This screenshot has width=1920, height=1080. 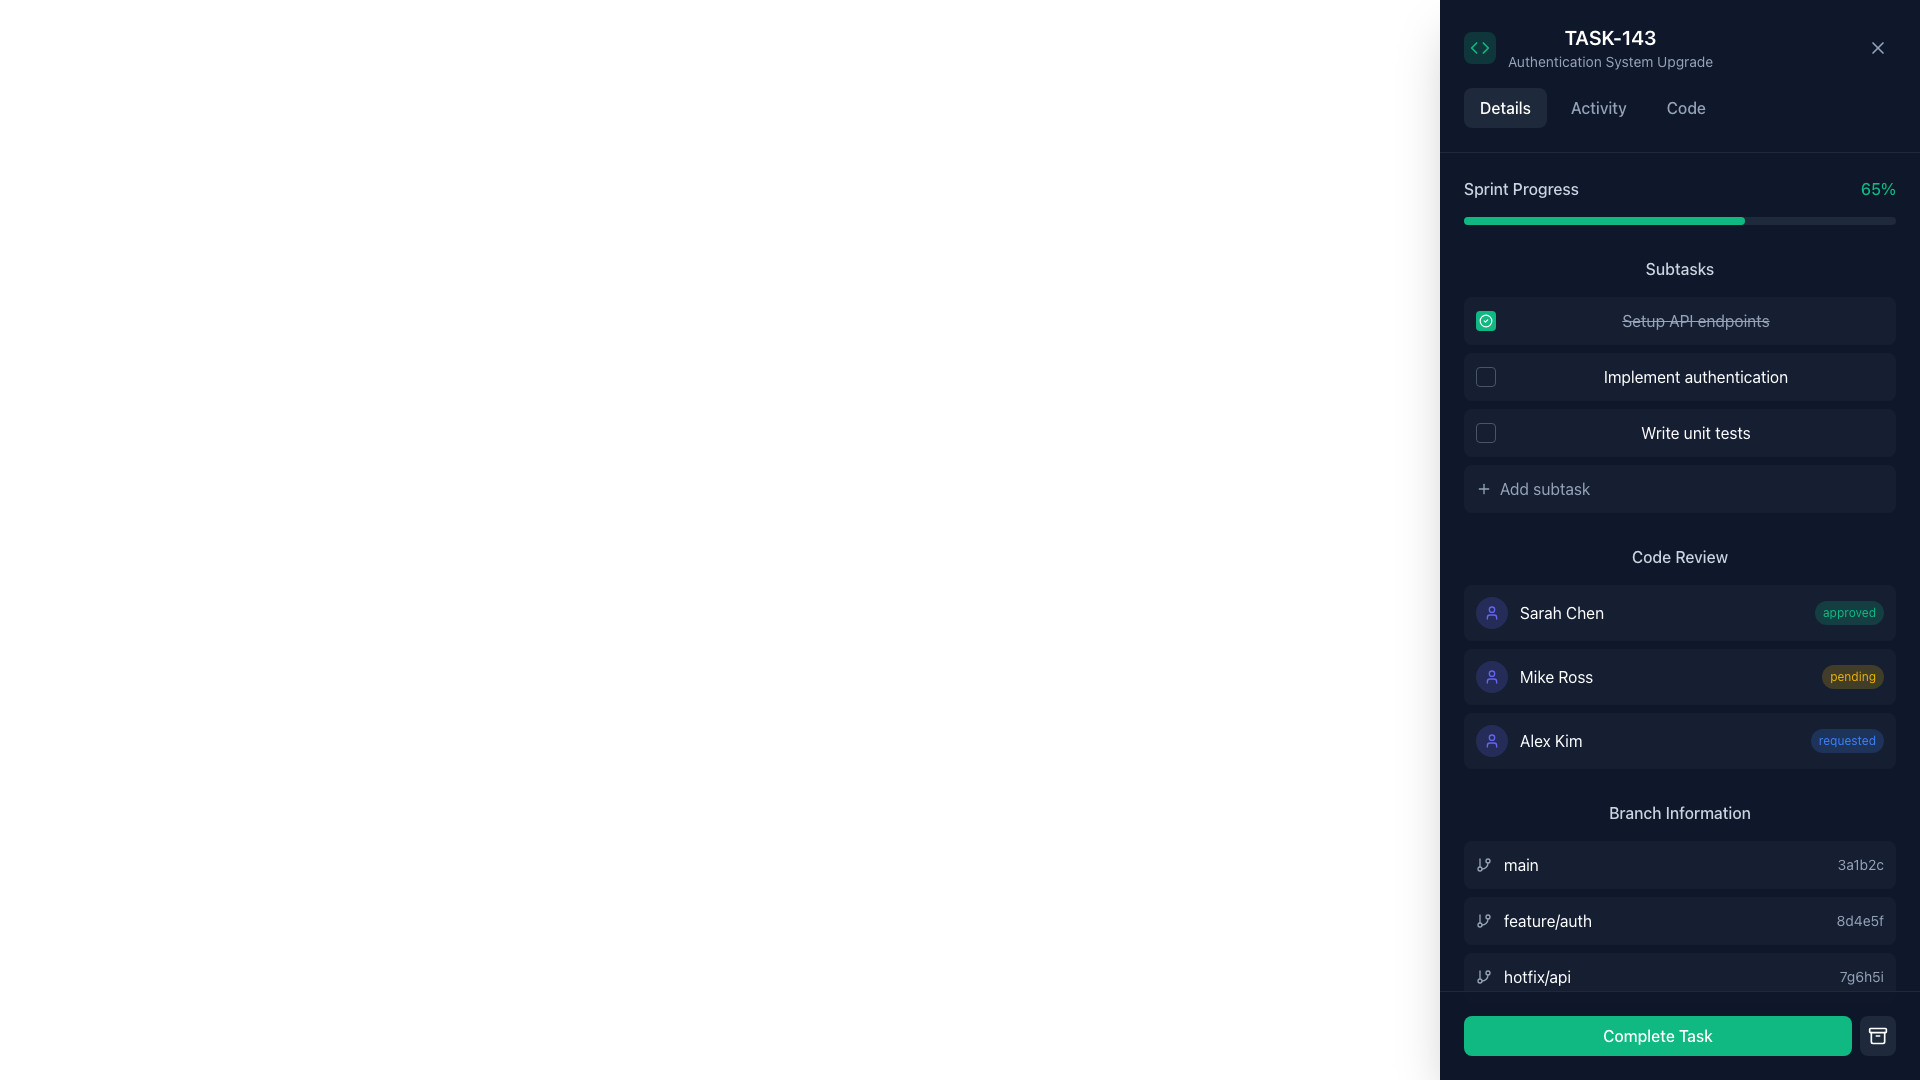 What do you see at coordinates (1680, 220) in the screenshot?
I see `the progress bar representing 'Sprint Progress' that visually displays 65%` at bounding box center [1680, 220].